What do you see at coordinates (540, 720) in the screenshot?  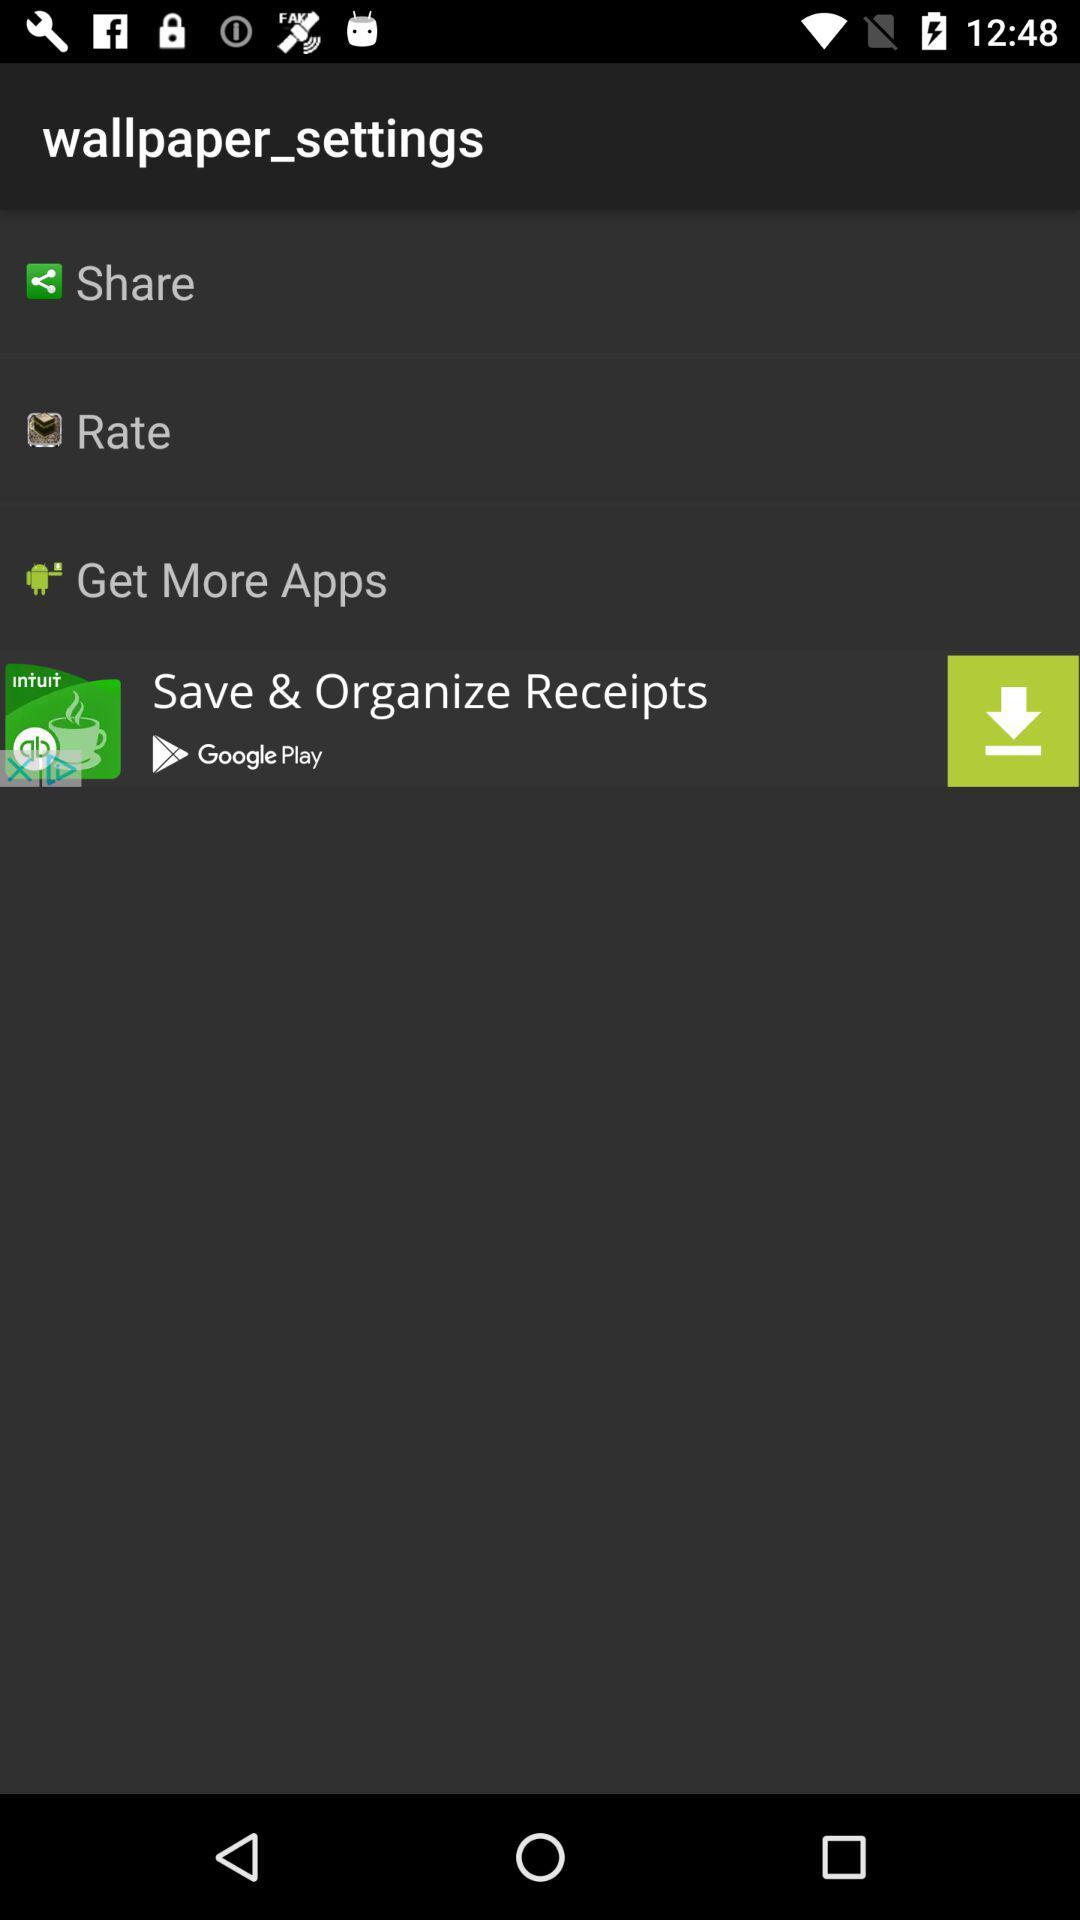 I see `advertisement link` at bounding box center [540, 720].